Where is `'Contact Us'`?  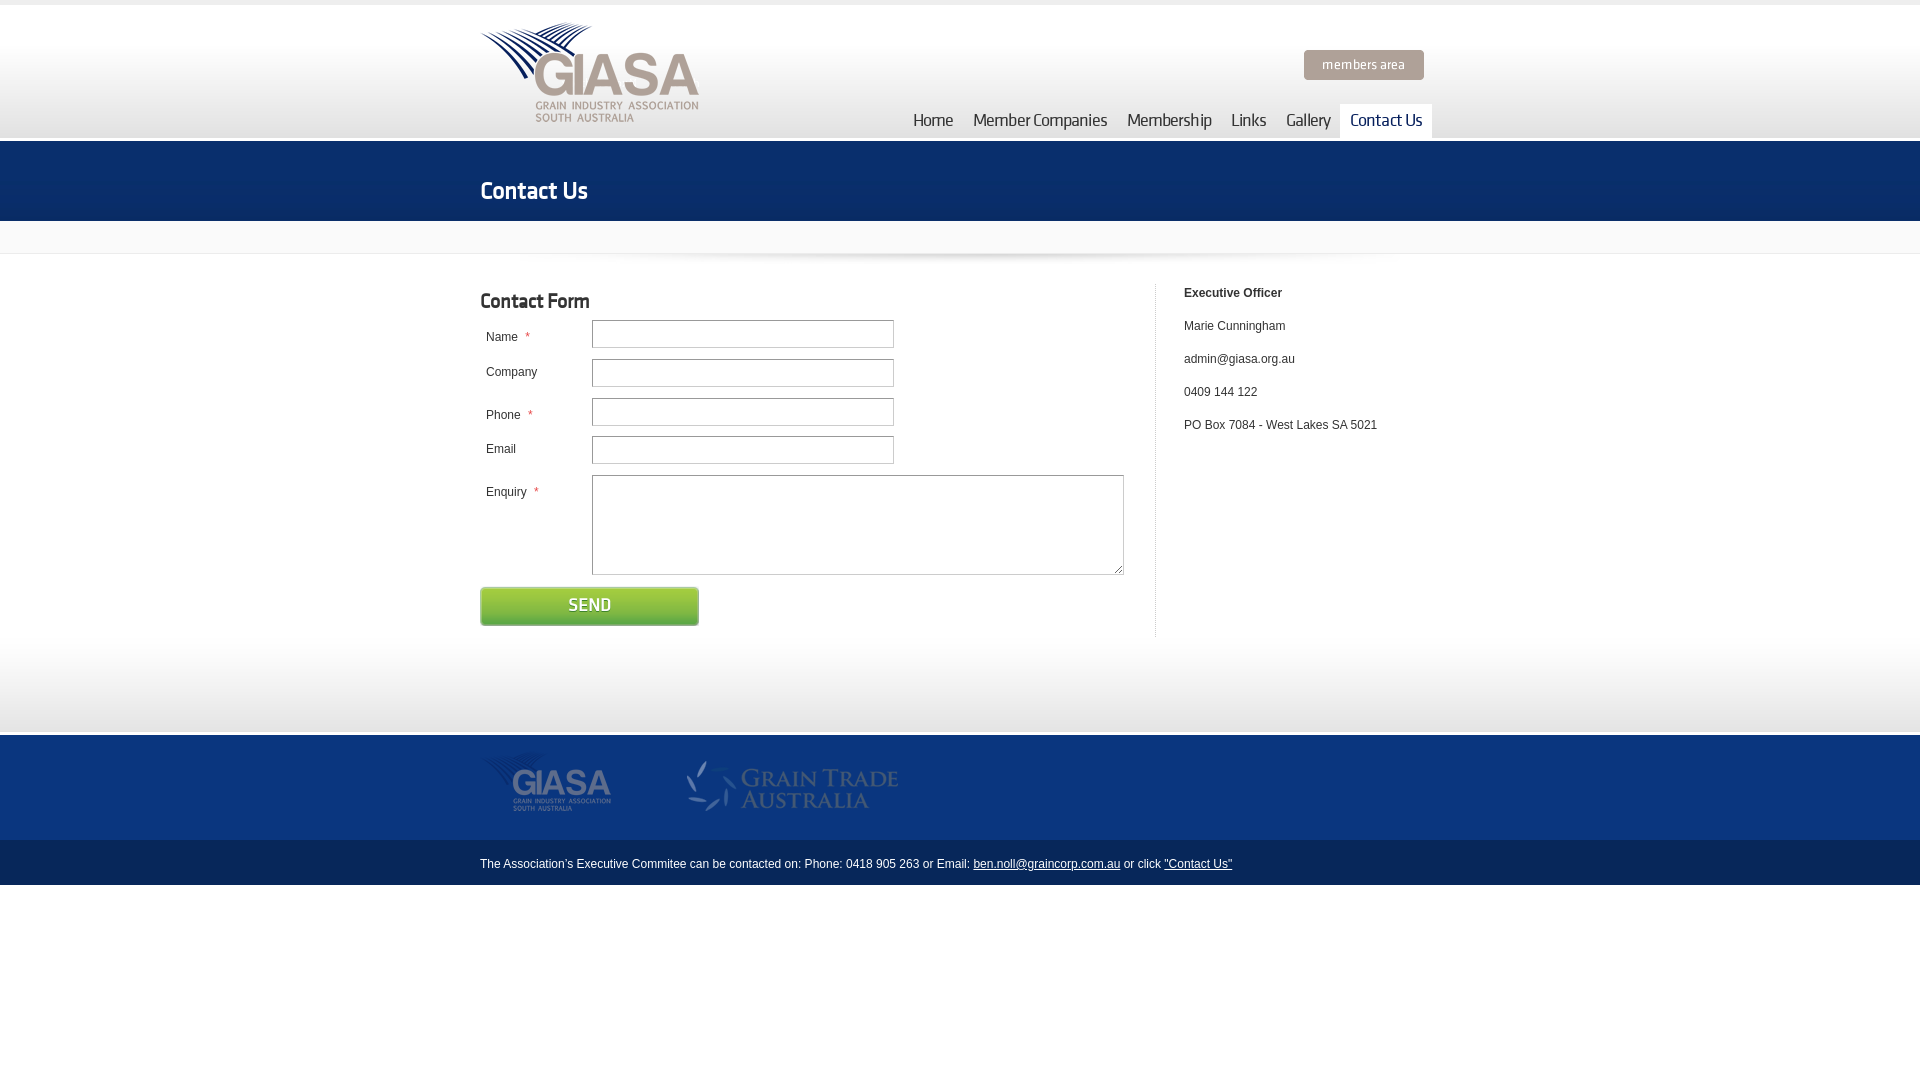
'Contact Us' is located at coordinates (1385, 120).